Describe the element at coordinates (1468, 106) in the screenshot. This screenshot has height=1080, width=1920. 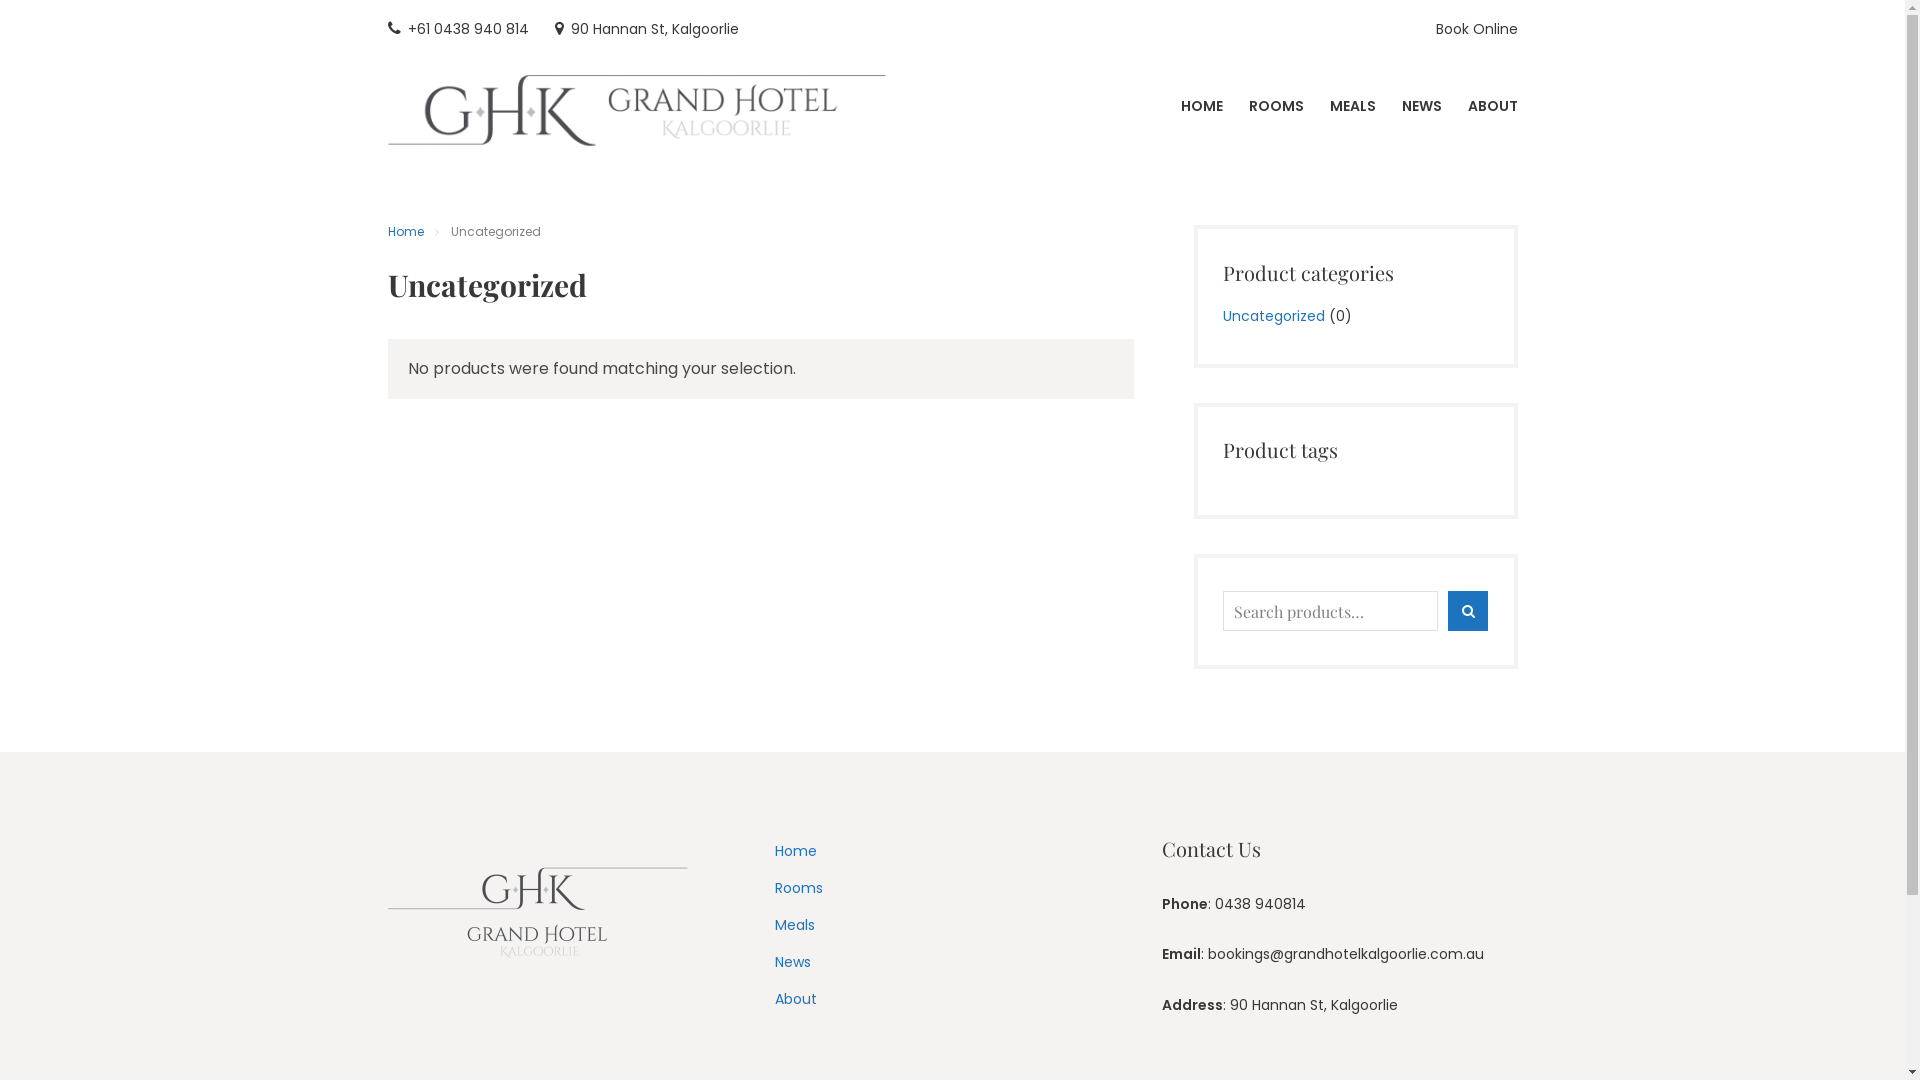
I see `'ABOUT'` at that location.